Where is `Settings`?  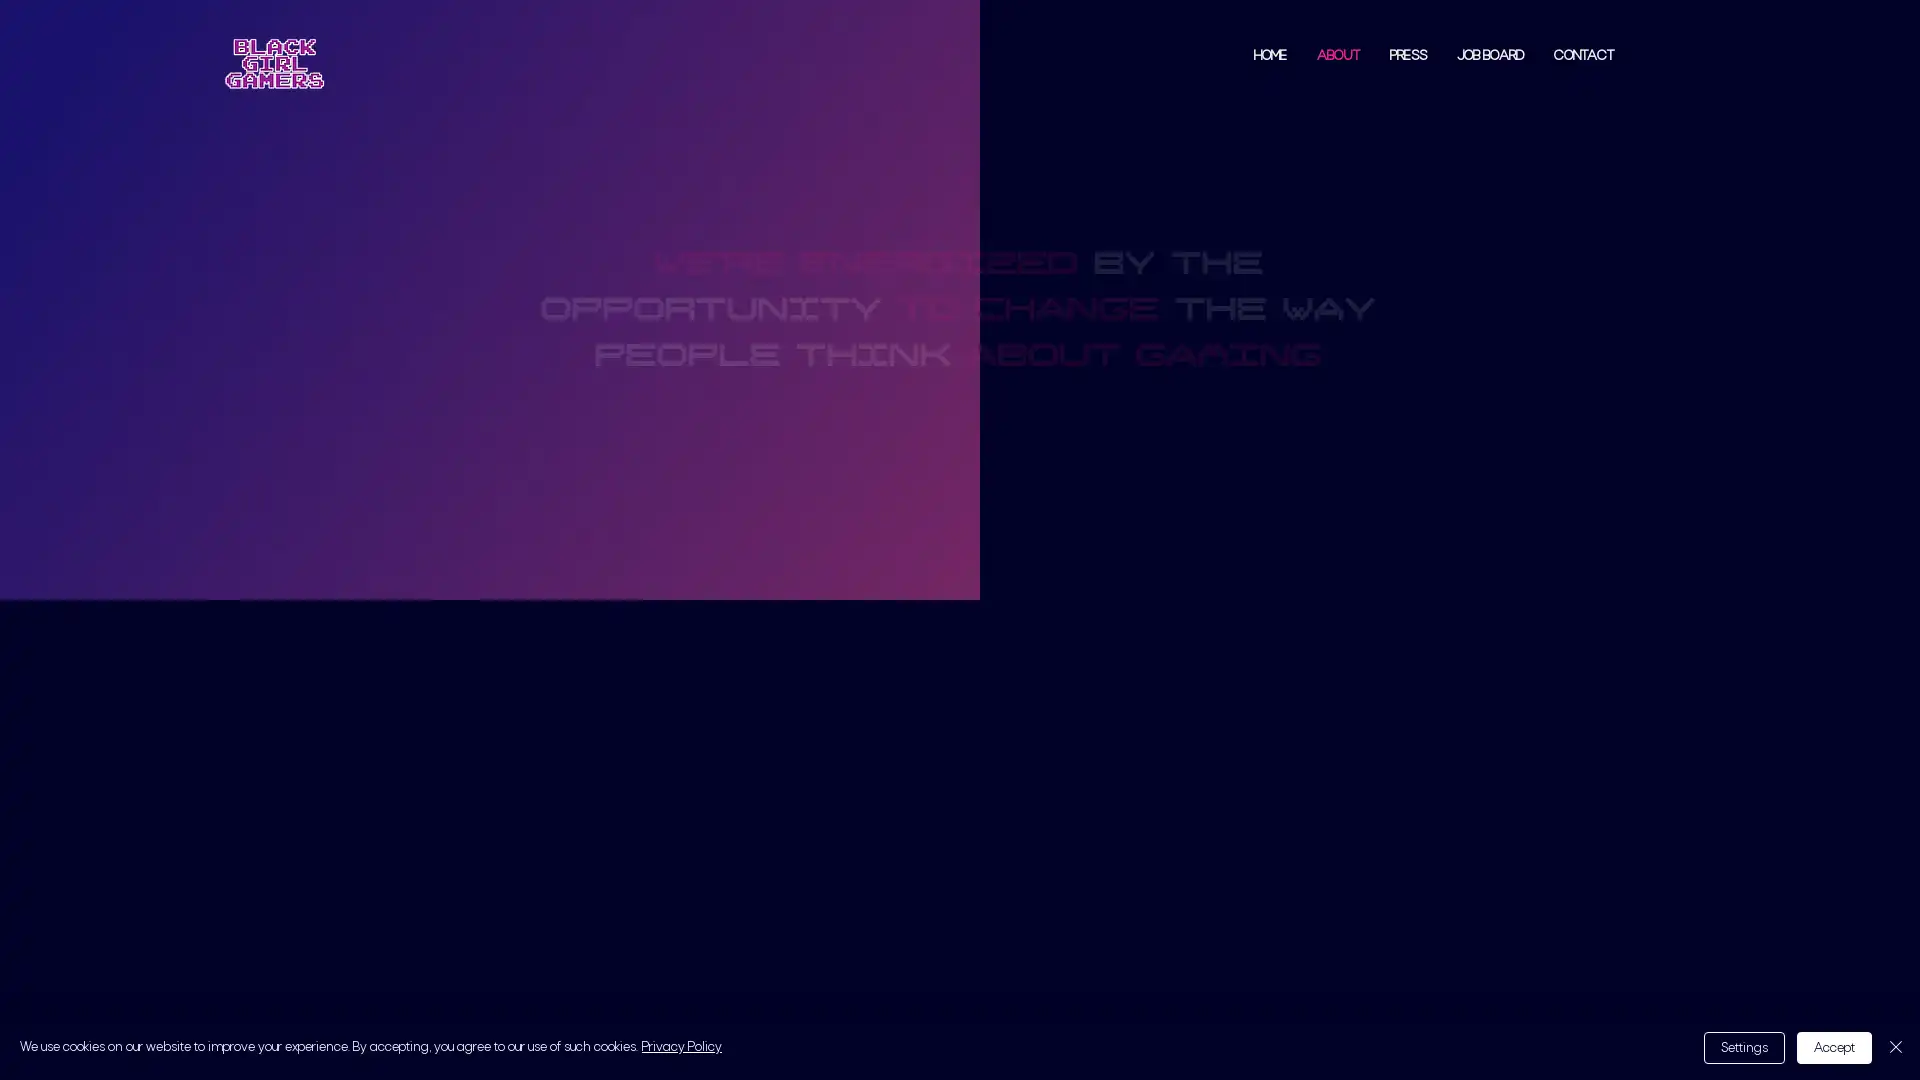 Settings is located at coordinates (1743, 1047).